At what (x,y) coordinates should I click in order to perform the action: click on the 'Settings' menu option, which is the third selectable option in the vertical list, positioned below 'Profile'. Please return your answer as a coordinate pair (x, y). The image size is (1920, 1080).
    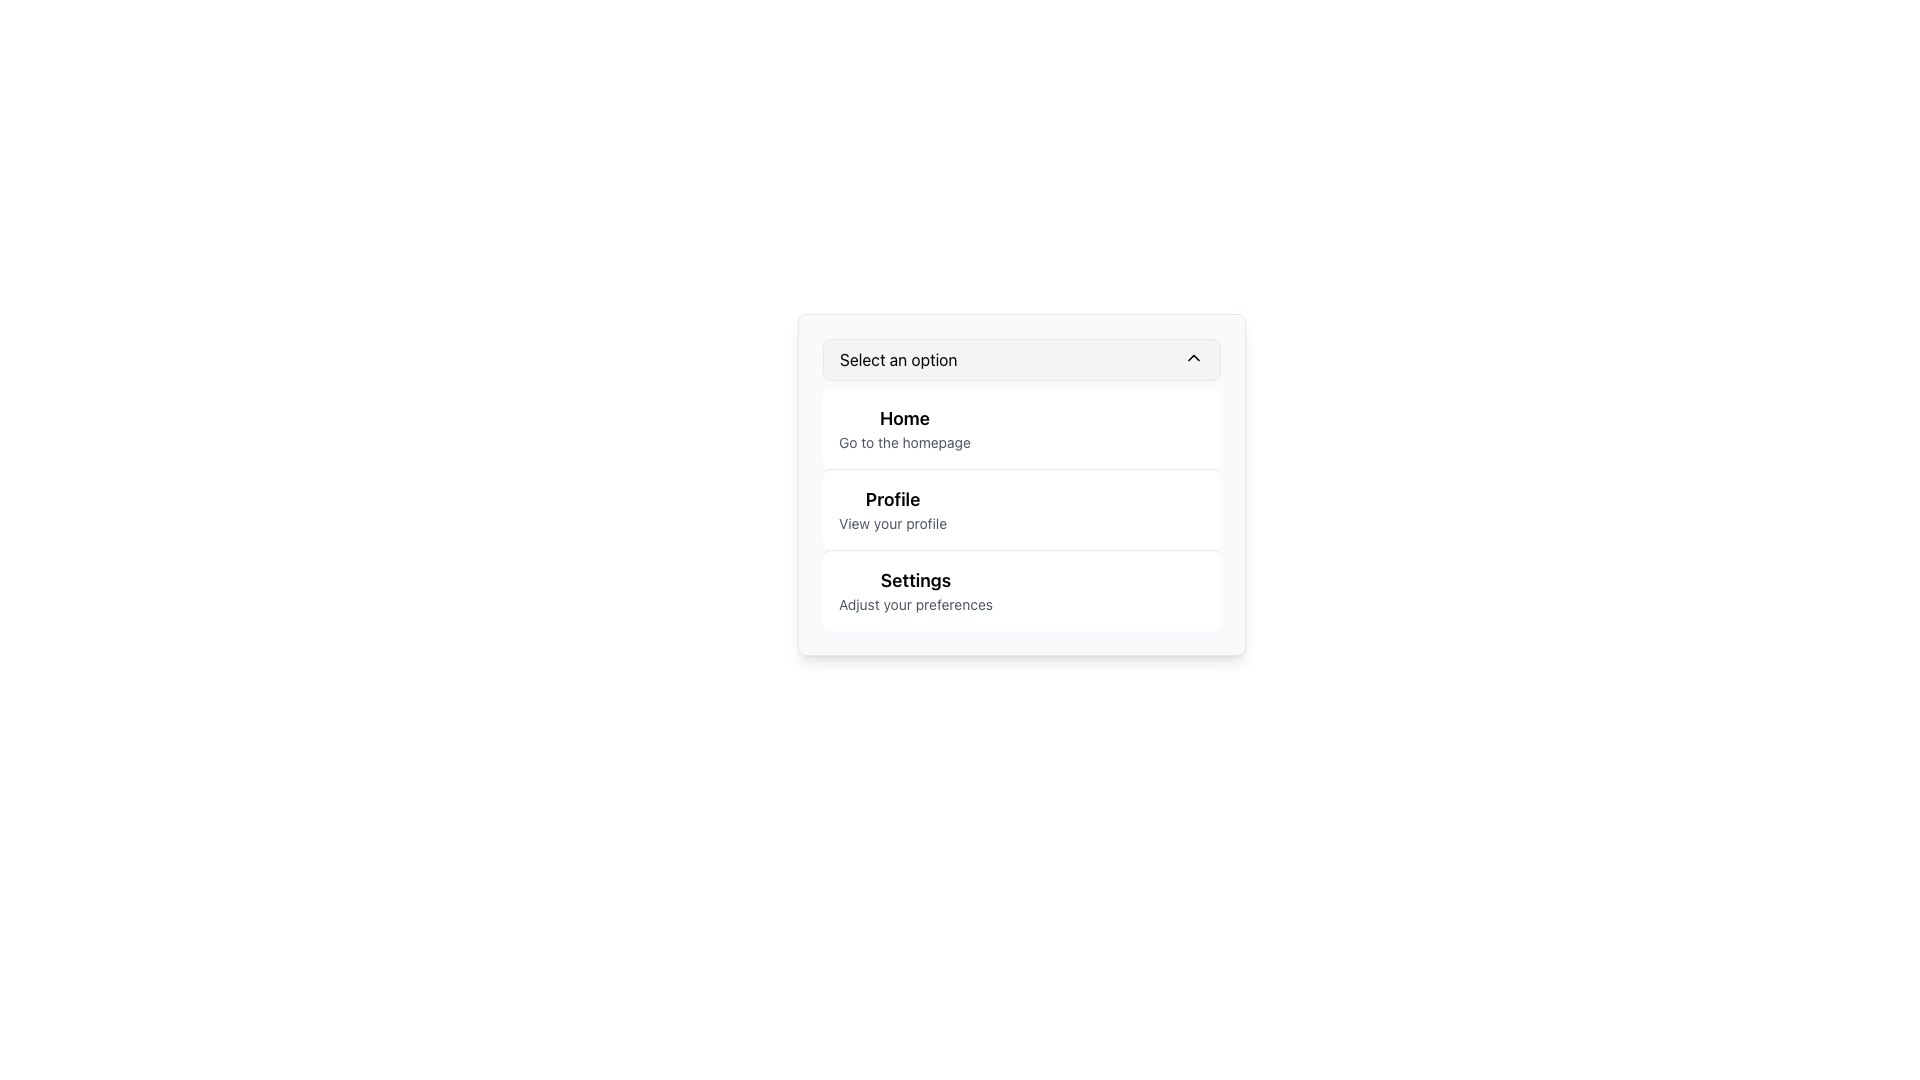
    Looking at the image, I should click on (915, 589).